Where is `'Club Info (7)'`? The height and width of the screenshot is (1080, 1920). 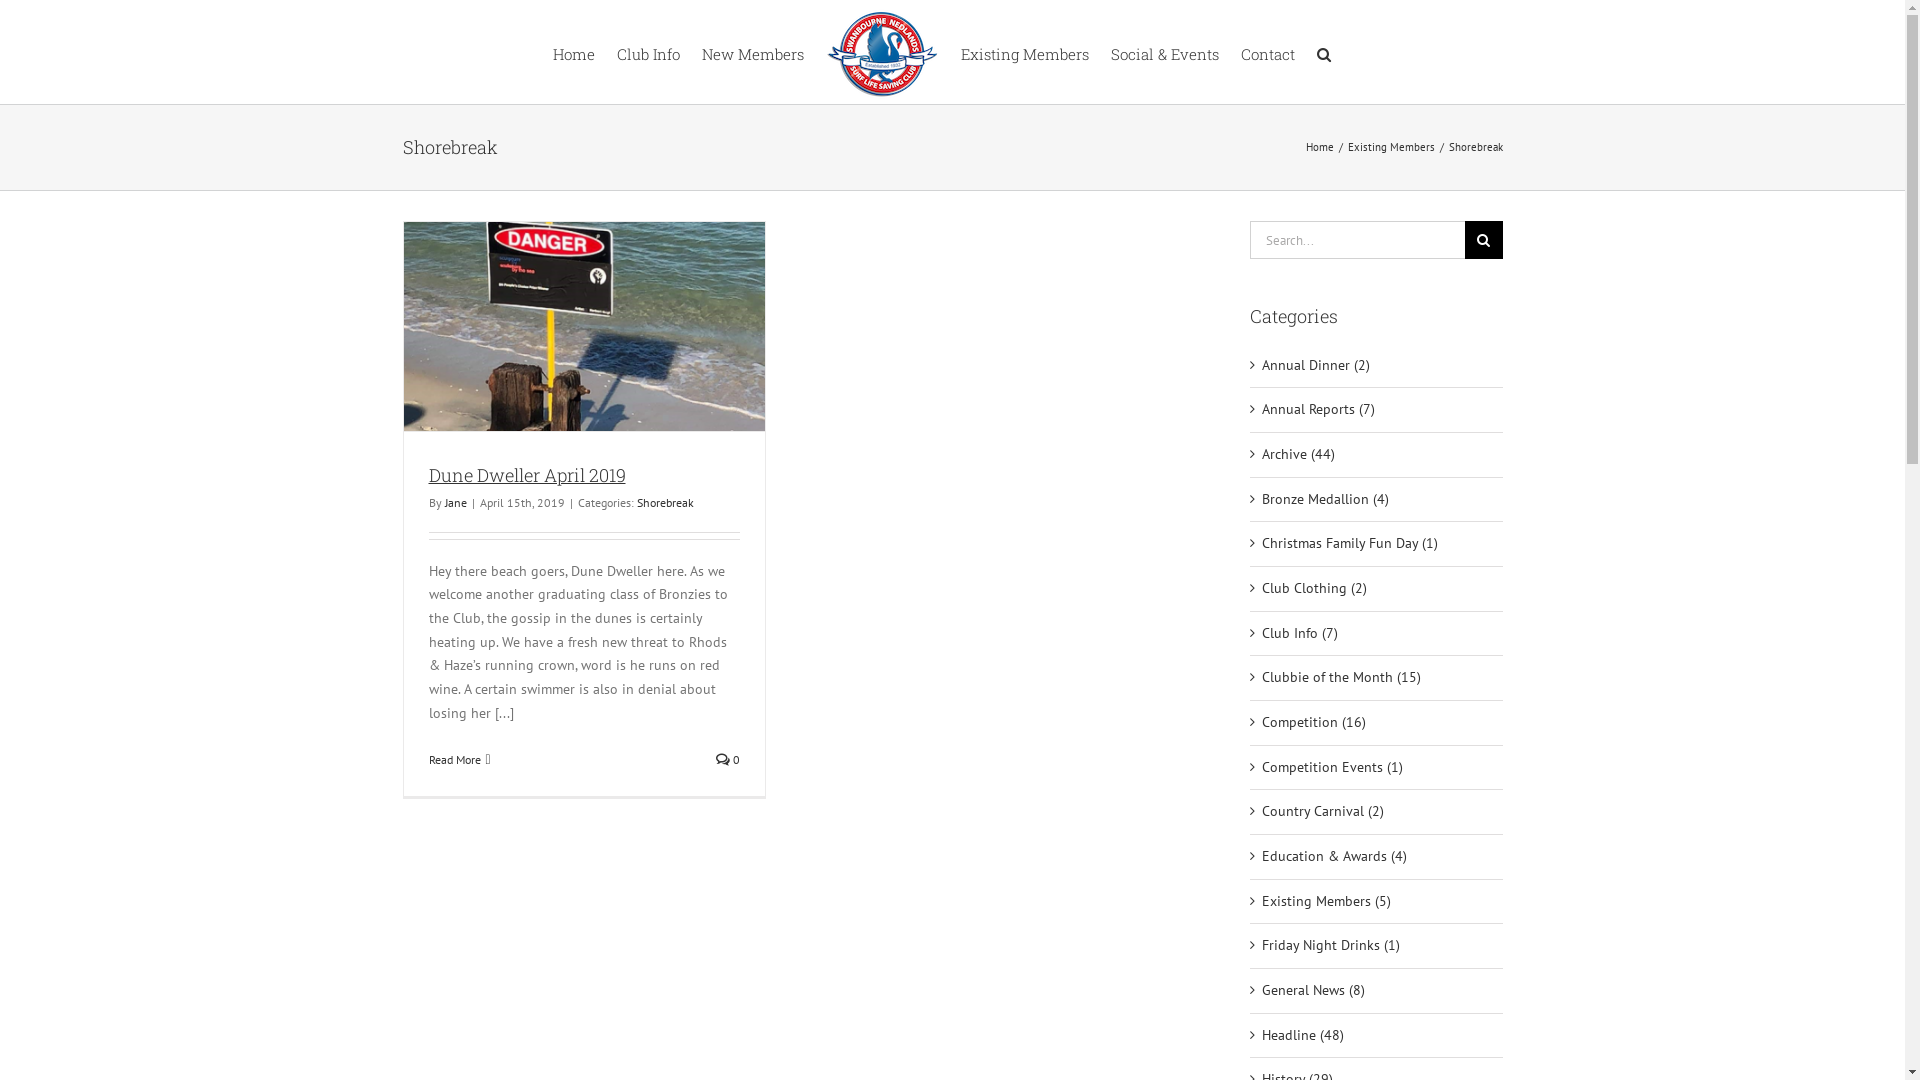 'Club Info (7)' is located at coordinates (1261, 633).